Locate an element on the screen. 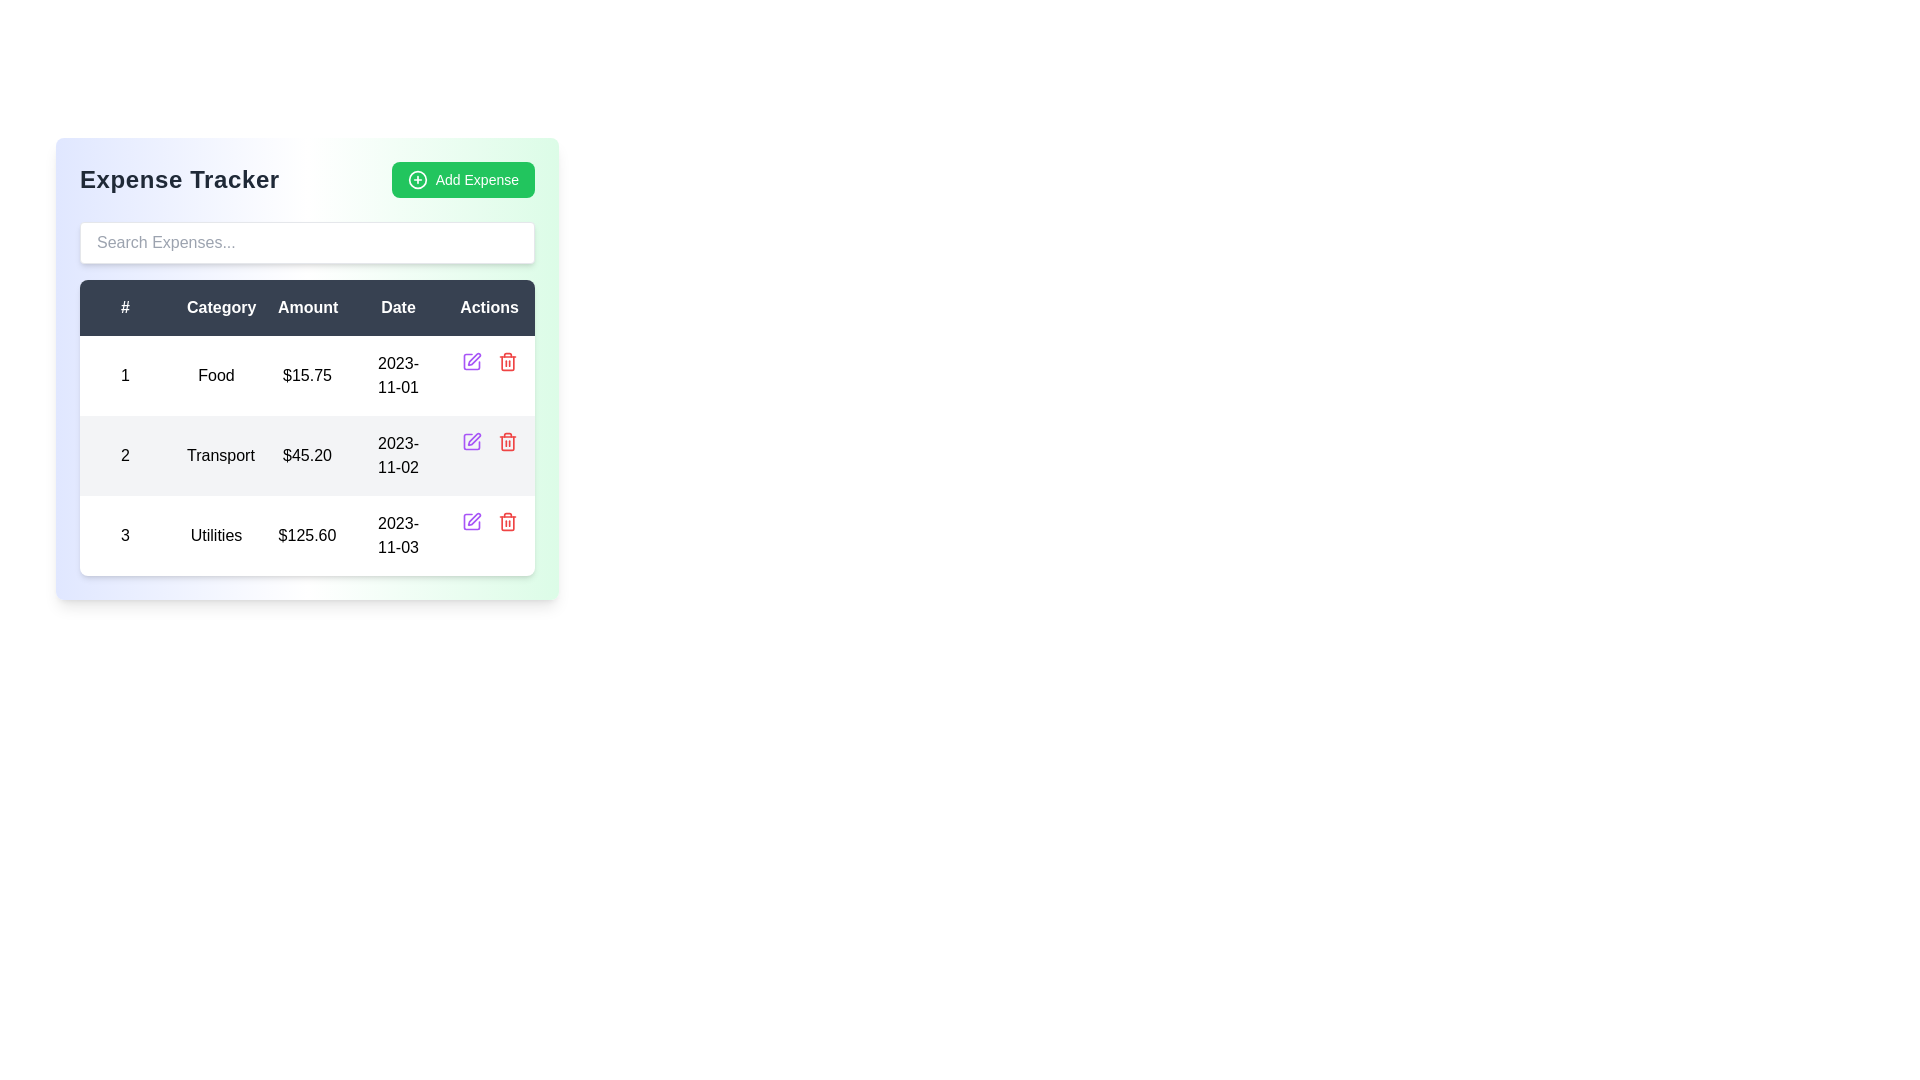 The image size is (1920, 1080). the plus-circle icon located in the top-right corner of the interface, which is inside a green button adjacent to the text 'Add Expense', to initiate the addition of an expense is located at coordinates (416, 180).